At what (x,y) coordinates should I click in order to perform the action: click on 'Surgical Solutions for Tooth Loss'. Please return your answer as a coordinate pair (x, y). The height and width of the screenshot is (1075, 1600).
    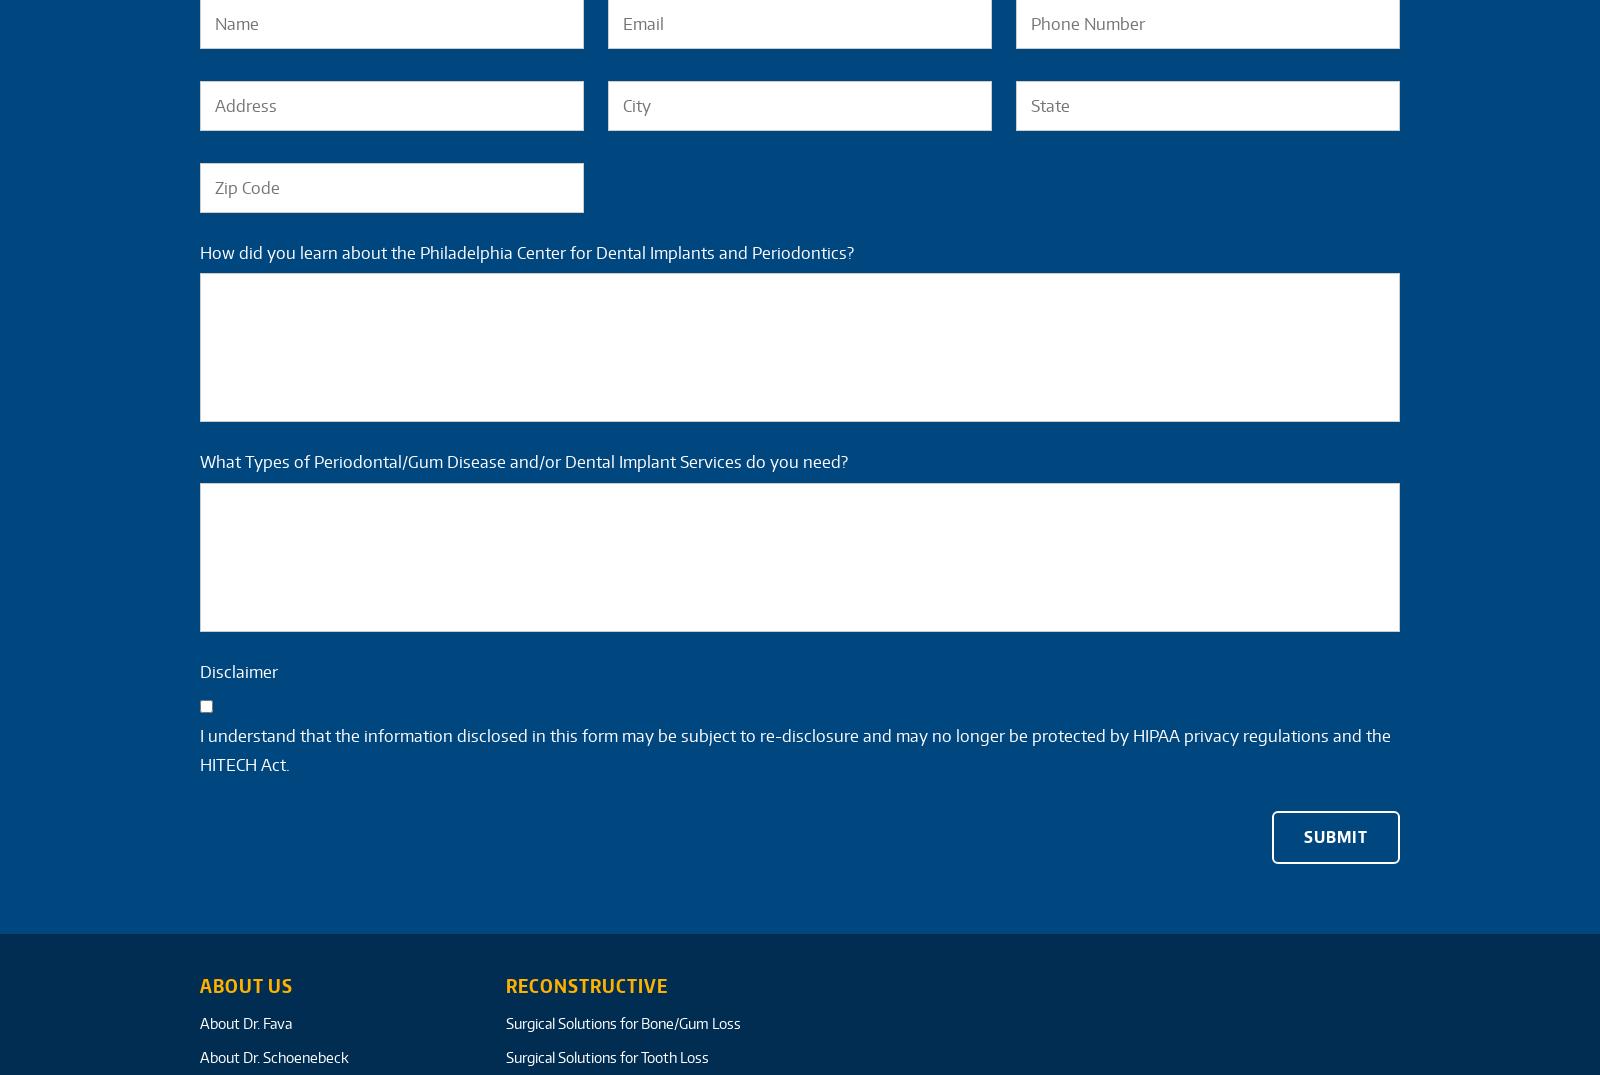
    Looking at the image, I should click on (606, 1057).